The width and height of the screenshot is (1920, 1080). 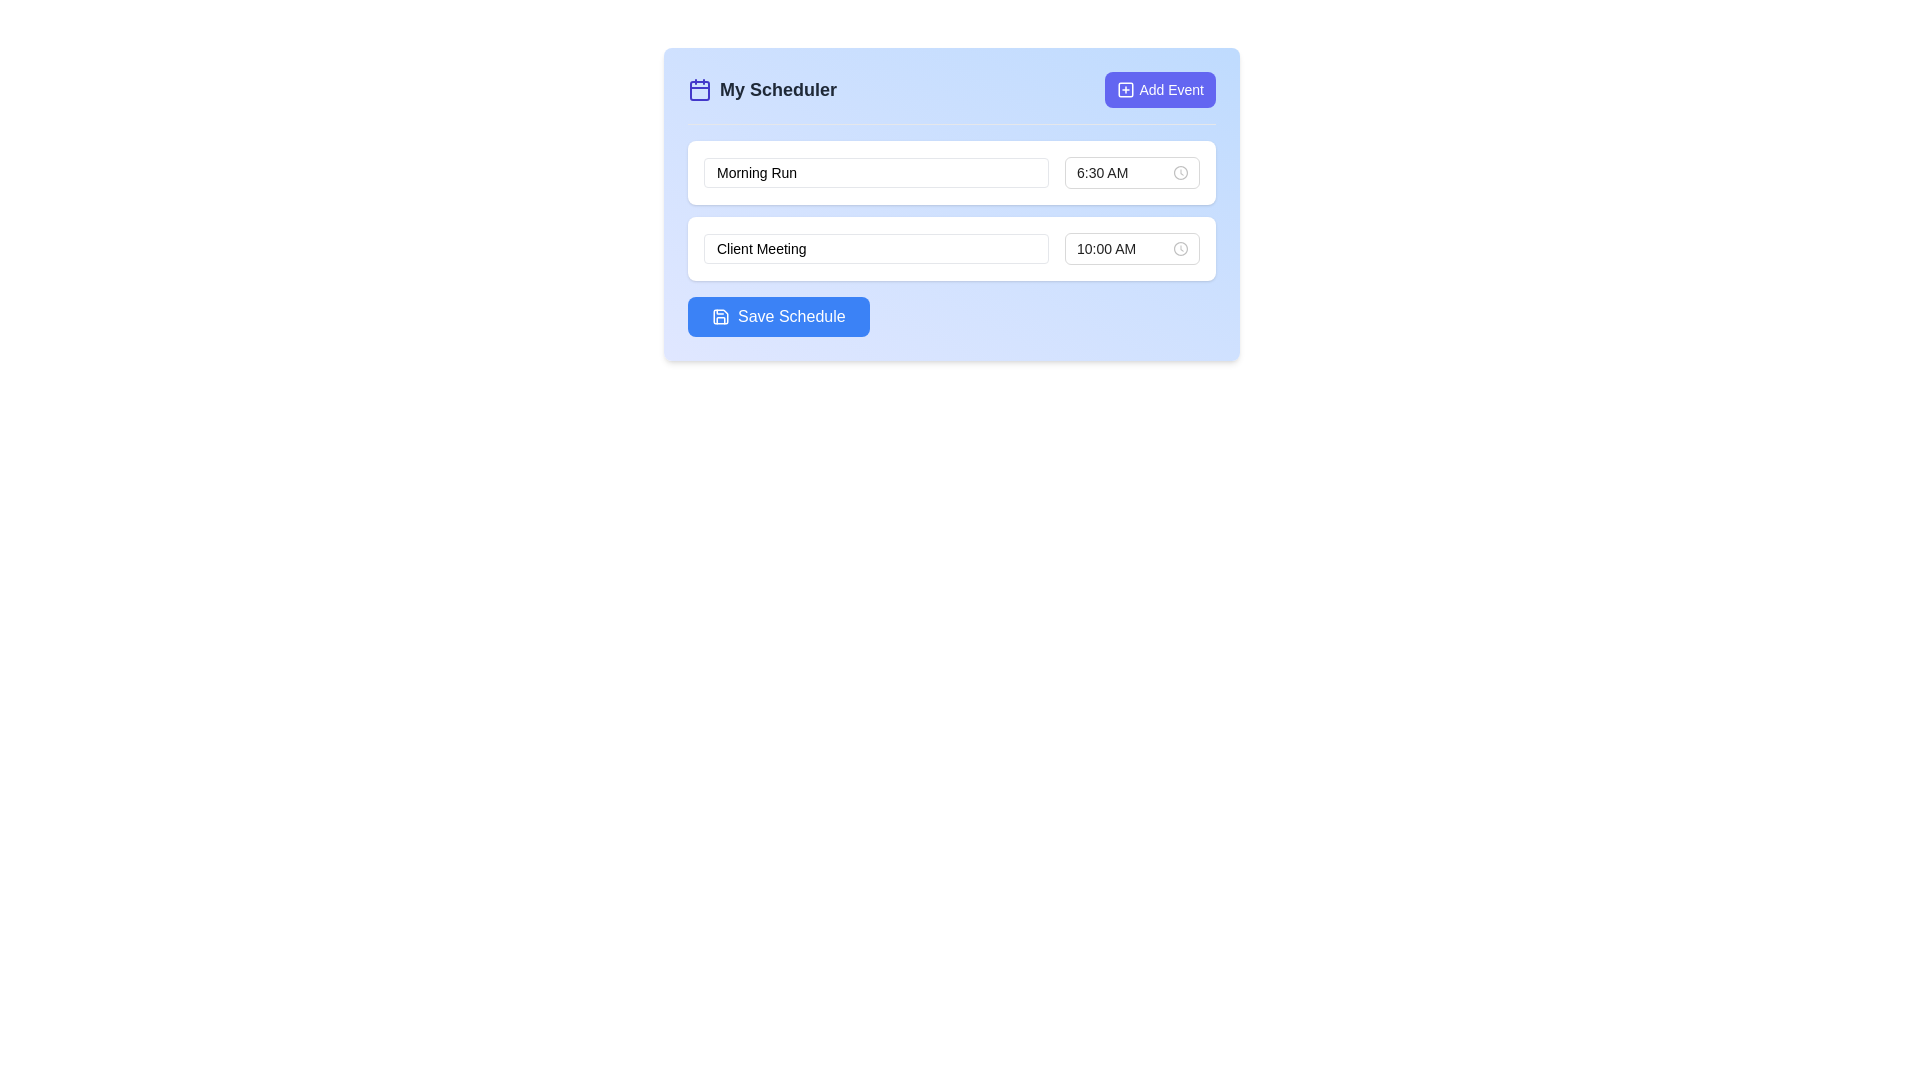 What do you see at coordinates (1132, 172) in the screenshot?
I see `the Time Picker Input element displaying '6:30 AM' located in the 'My Scheduler' section next to 'Morning Run' to enable input` at bounding box center [1132, 172].